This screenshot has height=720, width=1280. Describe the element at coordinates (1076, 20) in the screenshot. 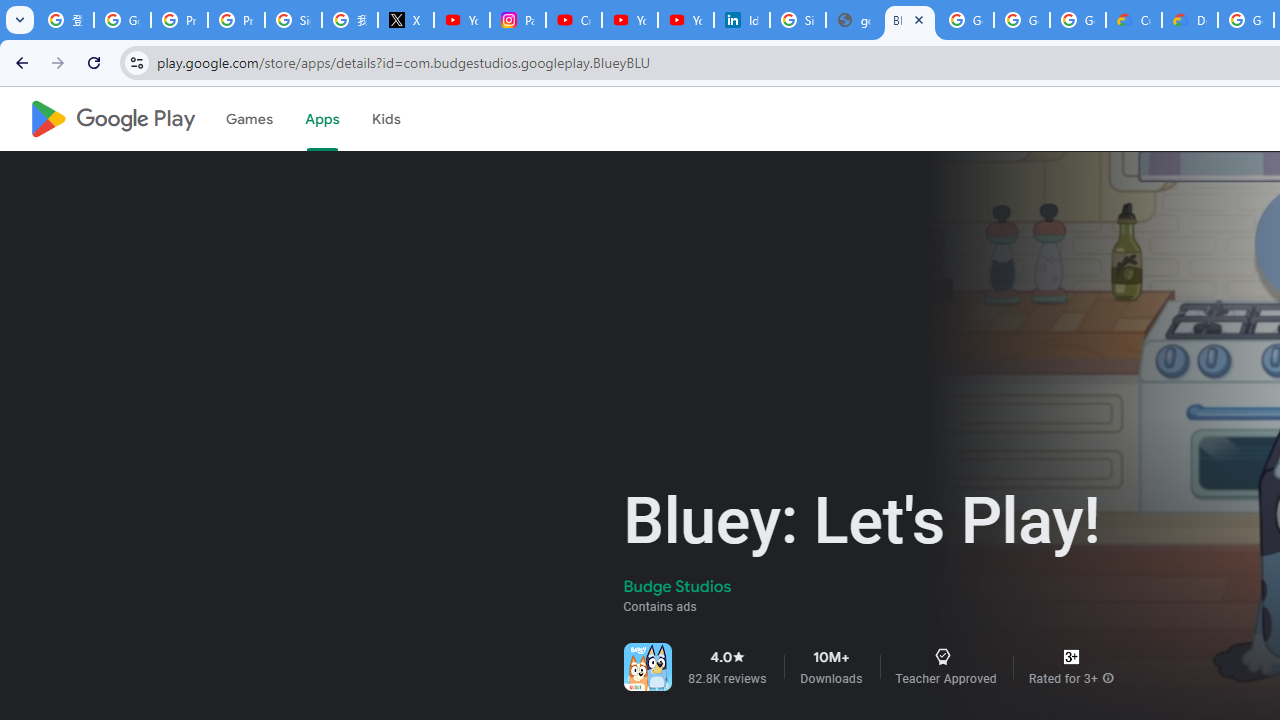

I see `'Google Workspace - Specific Terms'` at that location.